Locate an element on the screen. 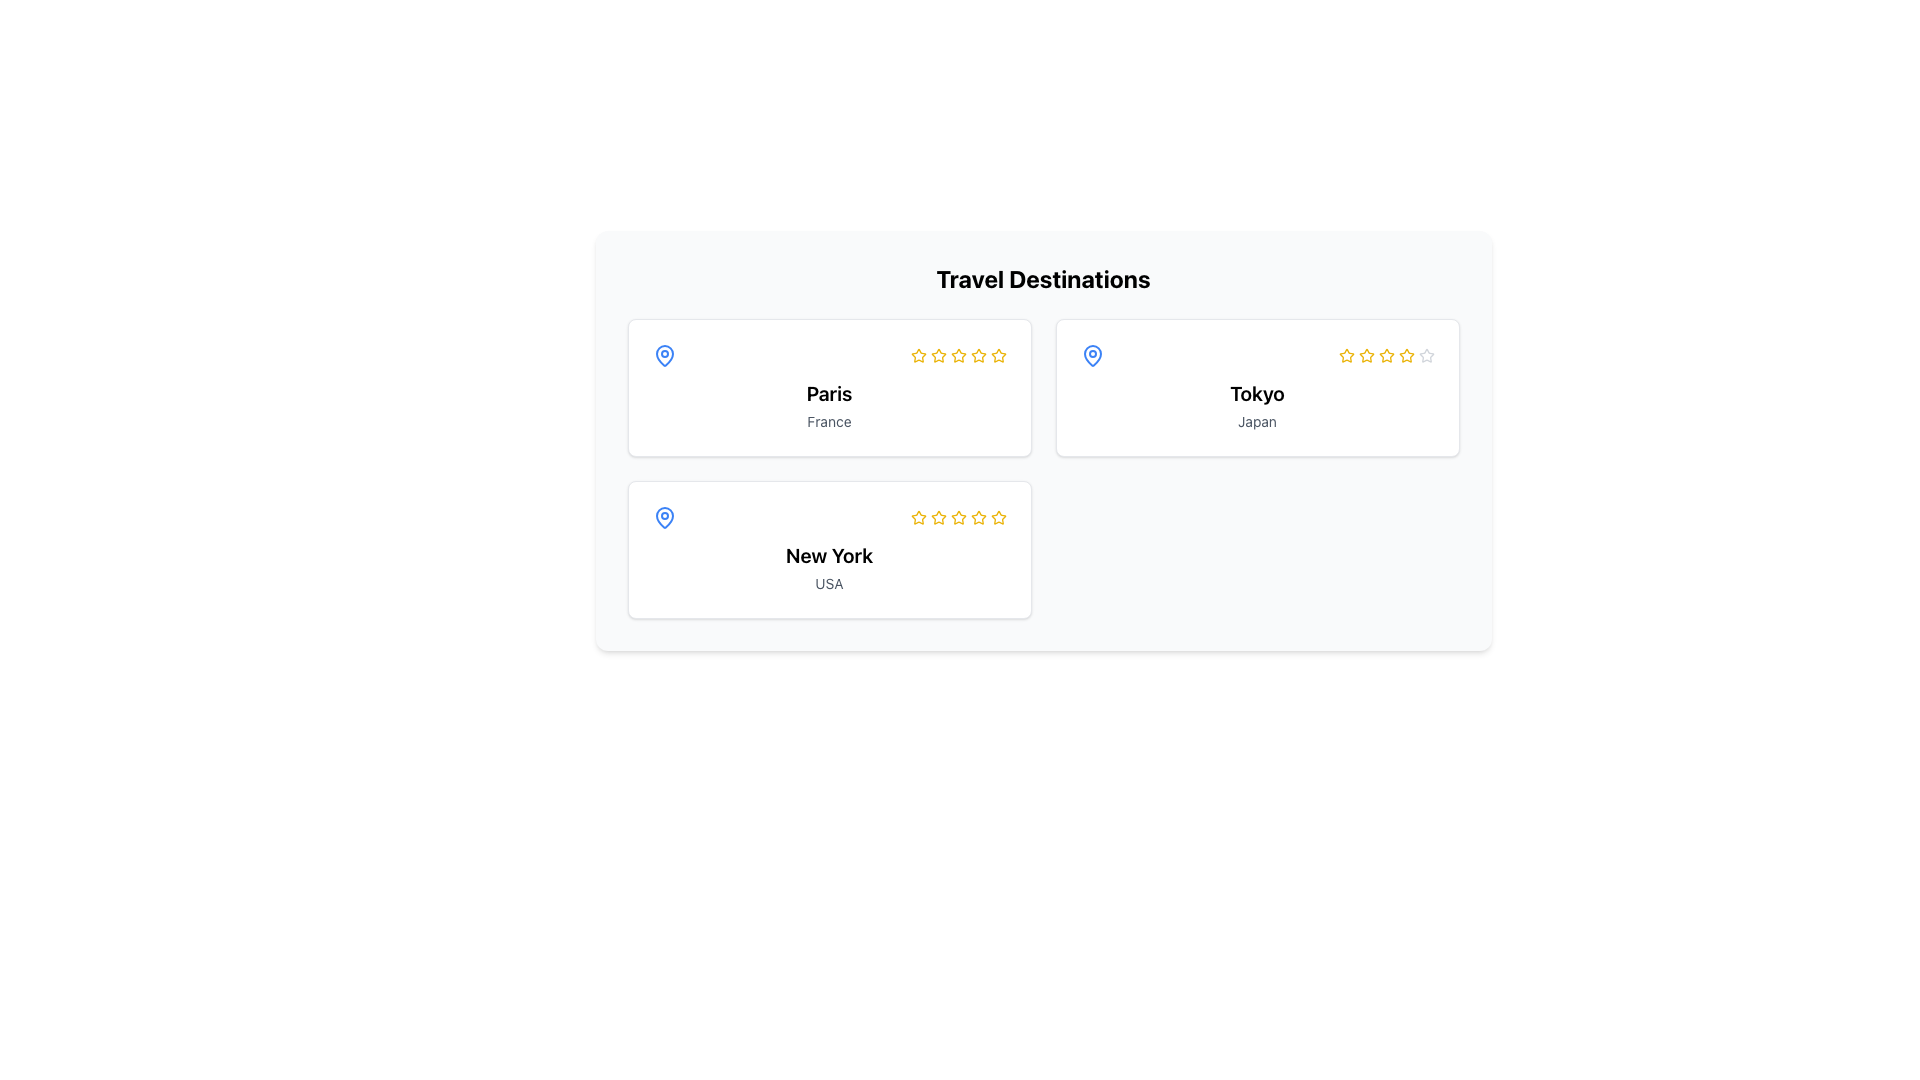 This screenshot has width=1920, height=1080. the text label indicating the geographical location or destination name in the bottom-left card of the 'Travel Destinations' grid layout, located centrally above the subtitle 'USA' is located at coordinates (829, 555).